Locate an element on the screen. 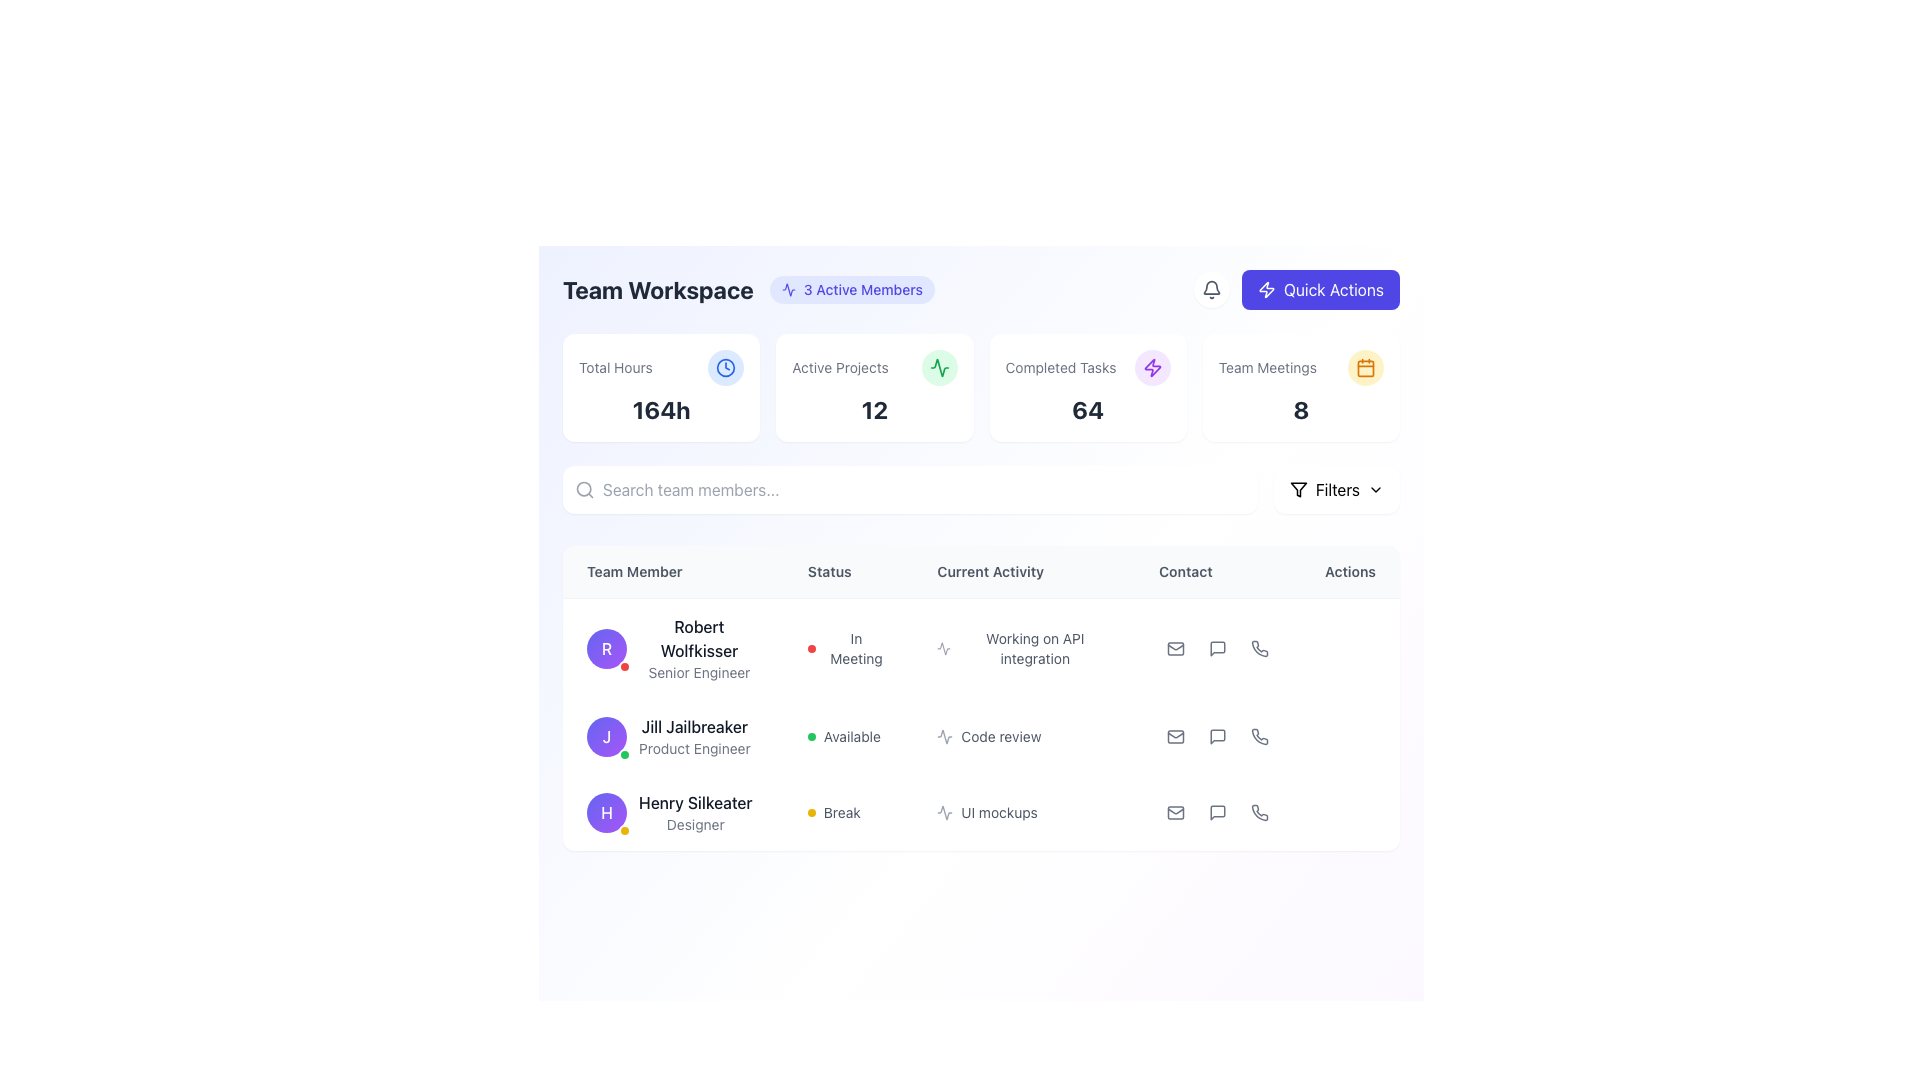 The width and height of the screenshot is (1920, 1080). the IconButton located in the rightmost section of the 'Actions' column for the row corresponding to 'Robert Wolfkisser' is located at coordinates (1350, 648).